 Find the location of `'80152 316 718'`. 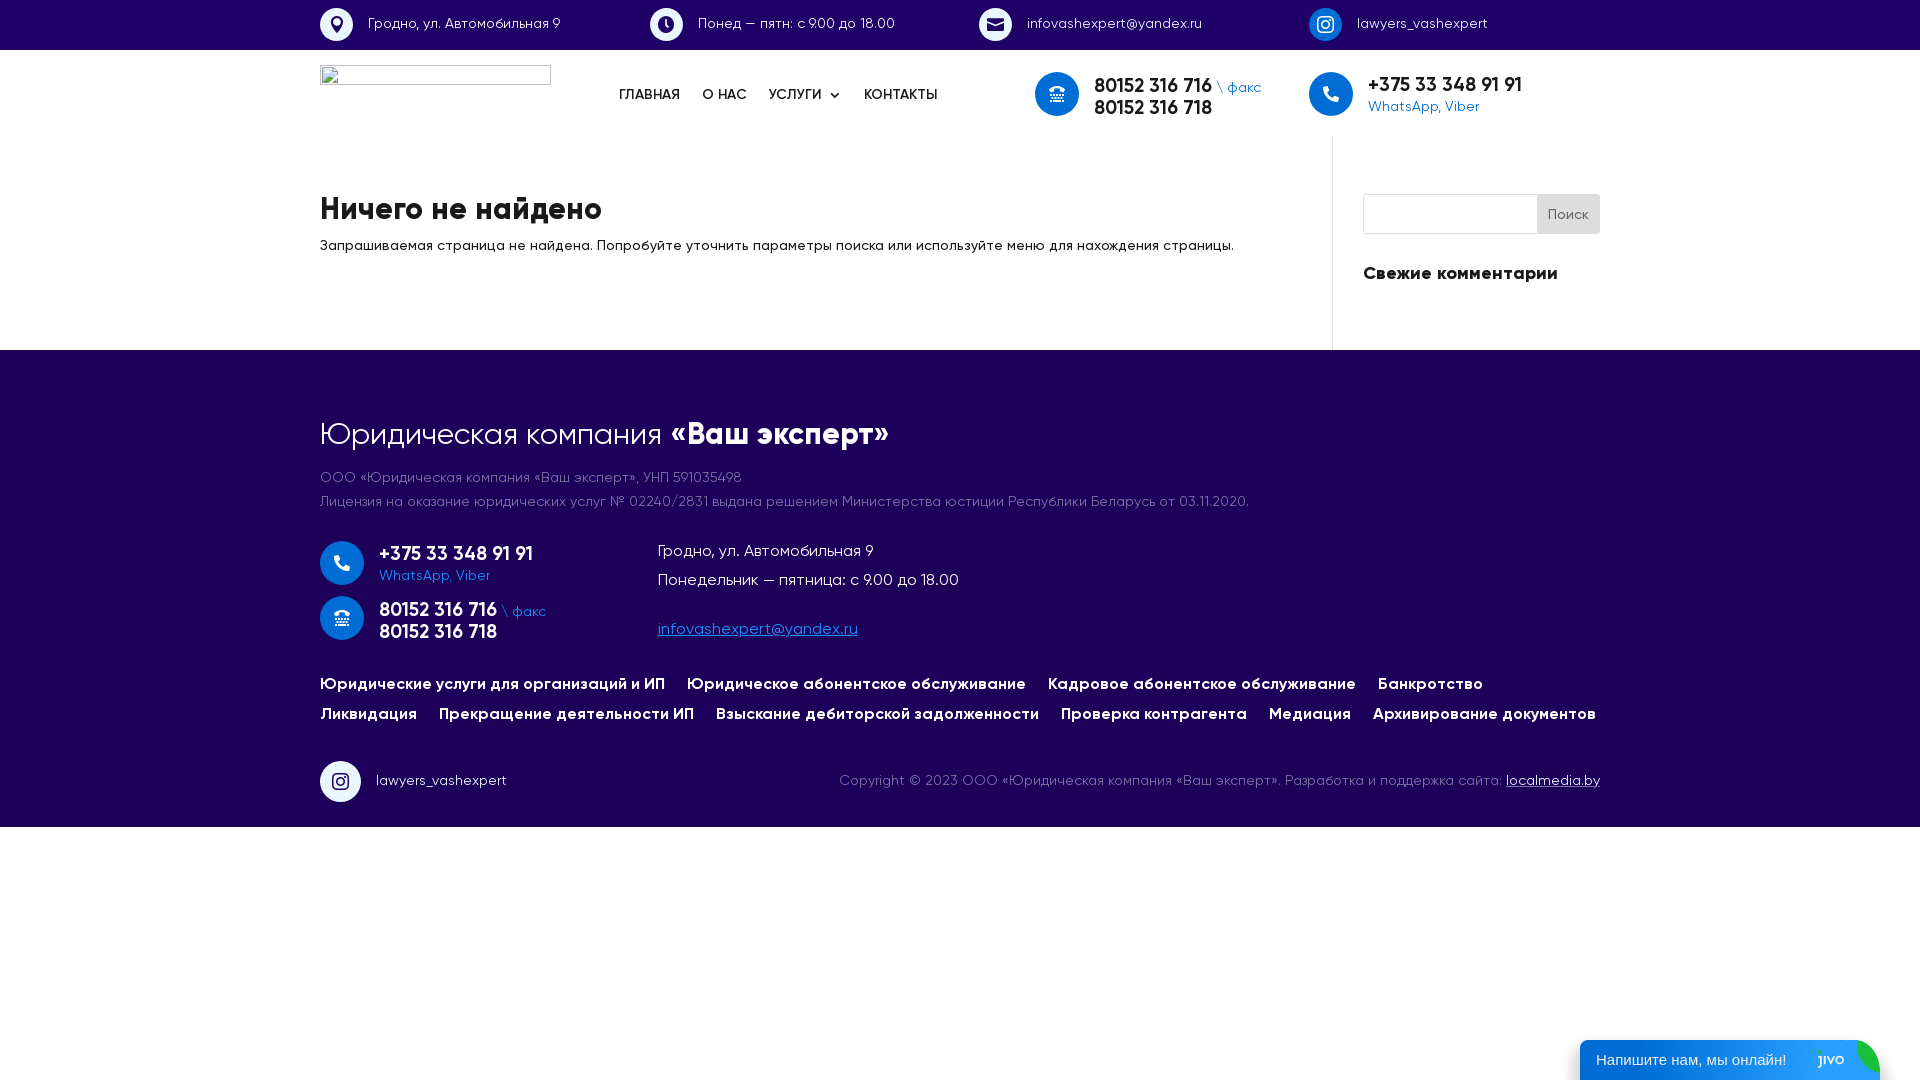

'80152 316 718' is located at coordinates (436, 631).